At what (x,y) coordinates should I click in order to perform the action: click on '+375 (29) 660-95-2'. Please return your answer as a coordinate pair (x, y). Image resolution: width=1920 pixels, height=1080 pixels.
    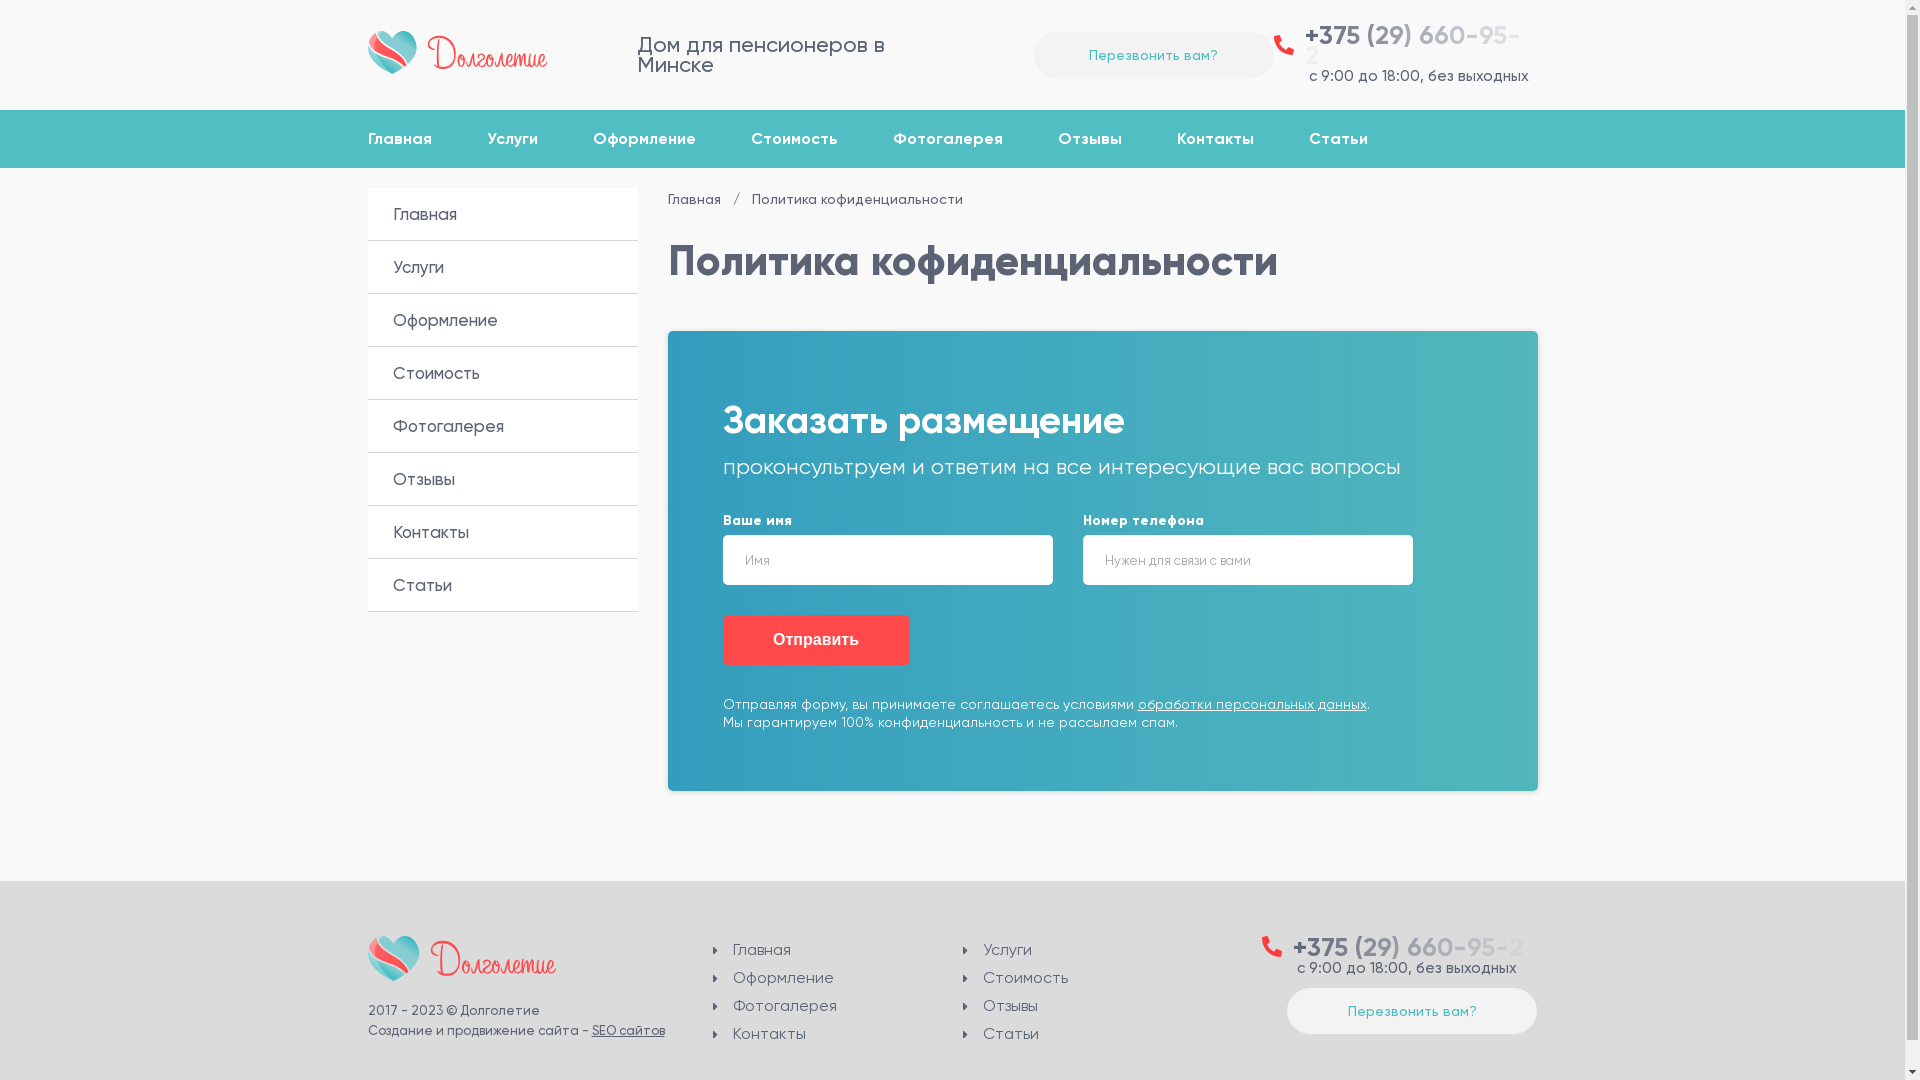
    Looking at the image, I should click on (1399, 945).